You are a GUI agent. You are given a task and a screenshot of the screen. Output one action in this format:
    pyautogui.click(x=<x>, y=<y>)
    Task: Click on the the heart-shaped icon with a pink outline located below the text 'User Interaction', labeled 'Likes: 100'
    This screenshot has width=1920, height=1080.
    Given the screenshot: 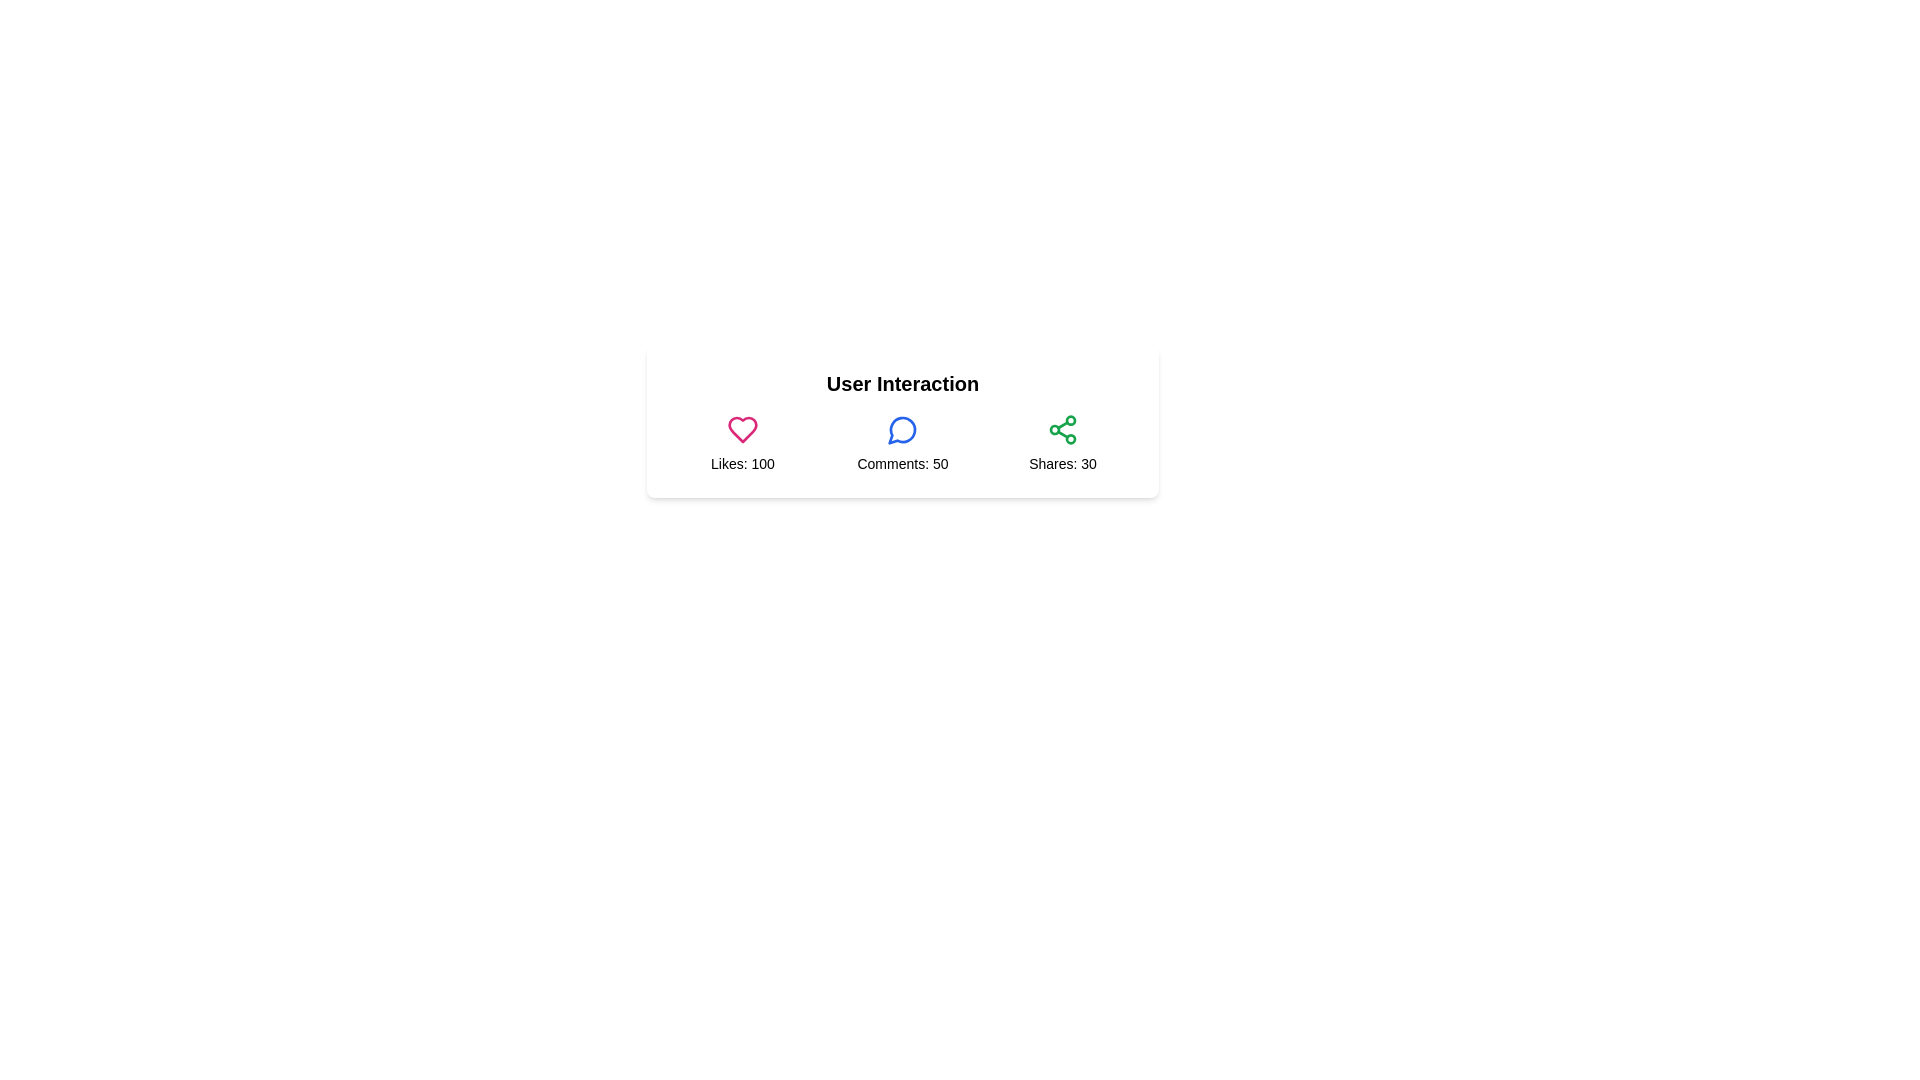 What is the action you would take?
    pyautogui.click(x=742, y=428)
    